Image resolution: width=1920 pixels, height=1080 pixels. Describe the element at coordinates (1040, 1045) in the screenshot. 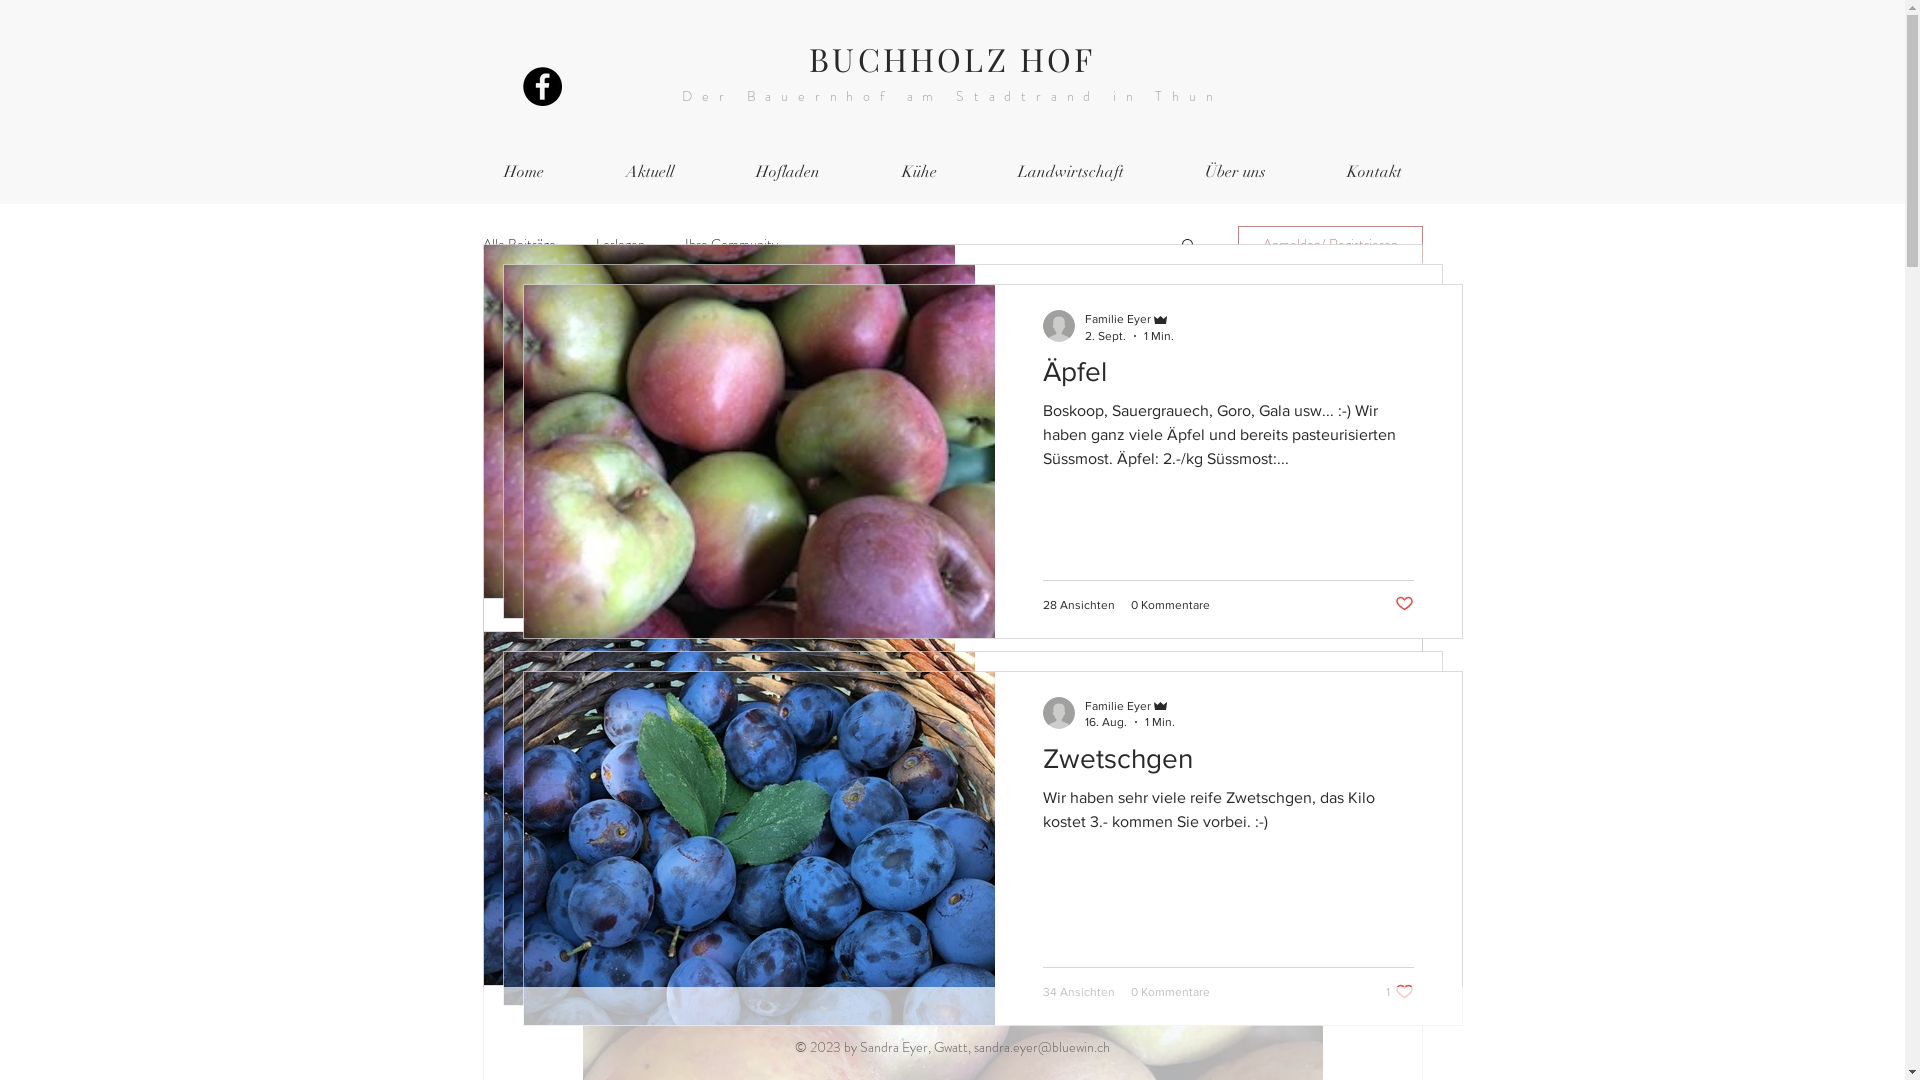

I see `'sandra.eyer@bluewin.ch'` at that location.